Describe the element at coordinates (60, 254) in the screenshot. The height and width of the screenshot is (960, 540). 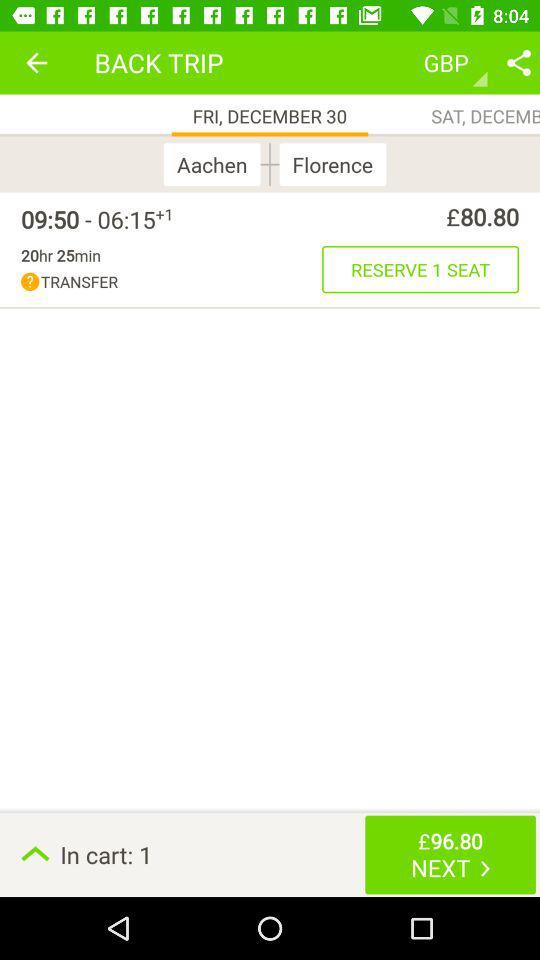
I see `20hr 25min item` at that location.